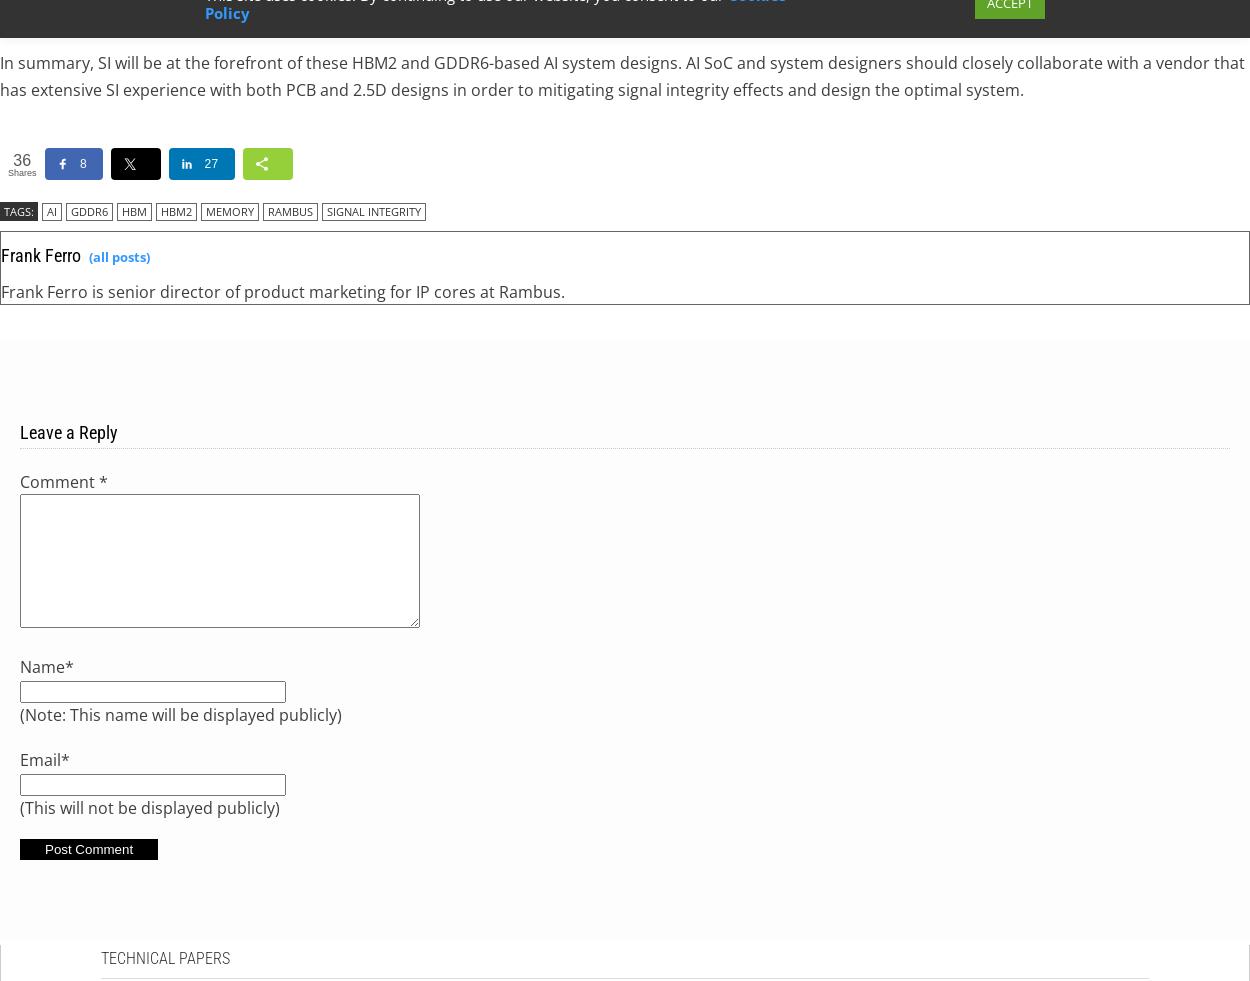  I want to click on 'Rambus', so click(290, 209).